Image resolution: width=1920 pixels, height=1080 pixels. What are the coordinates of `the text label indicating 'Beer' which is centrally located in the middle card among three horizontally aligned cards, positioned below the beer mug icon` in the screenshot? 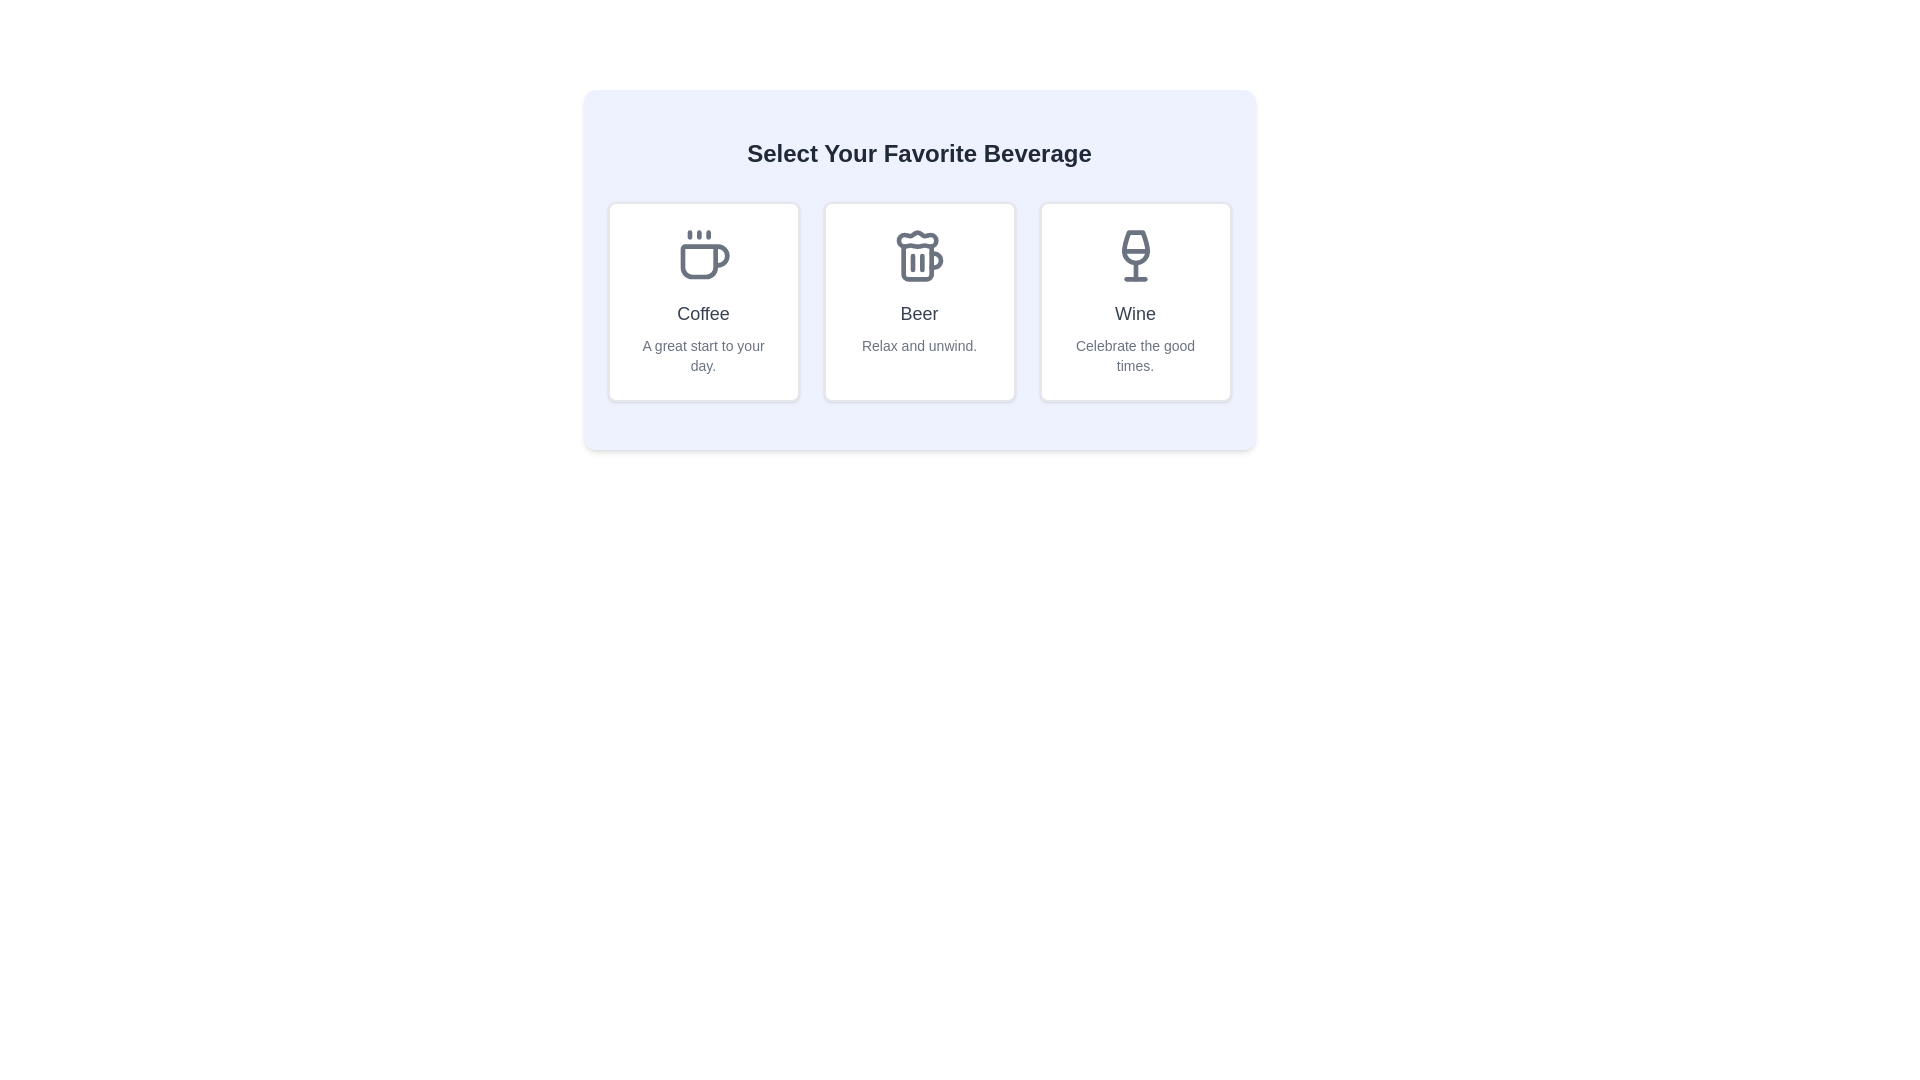 It's located at (918, 313).